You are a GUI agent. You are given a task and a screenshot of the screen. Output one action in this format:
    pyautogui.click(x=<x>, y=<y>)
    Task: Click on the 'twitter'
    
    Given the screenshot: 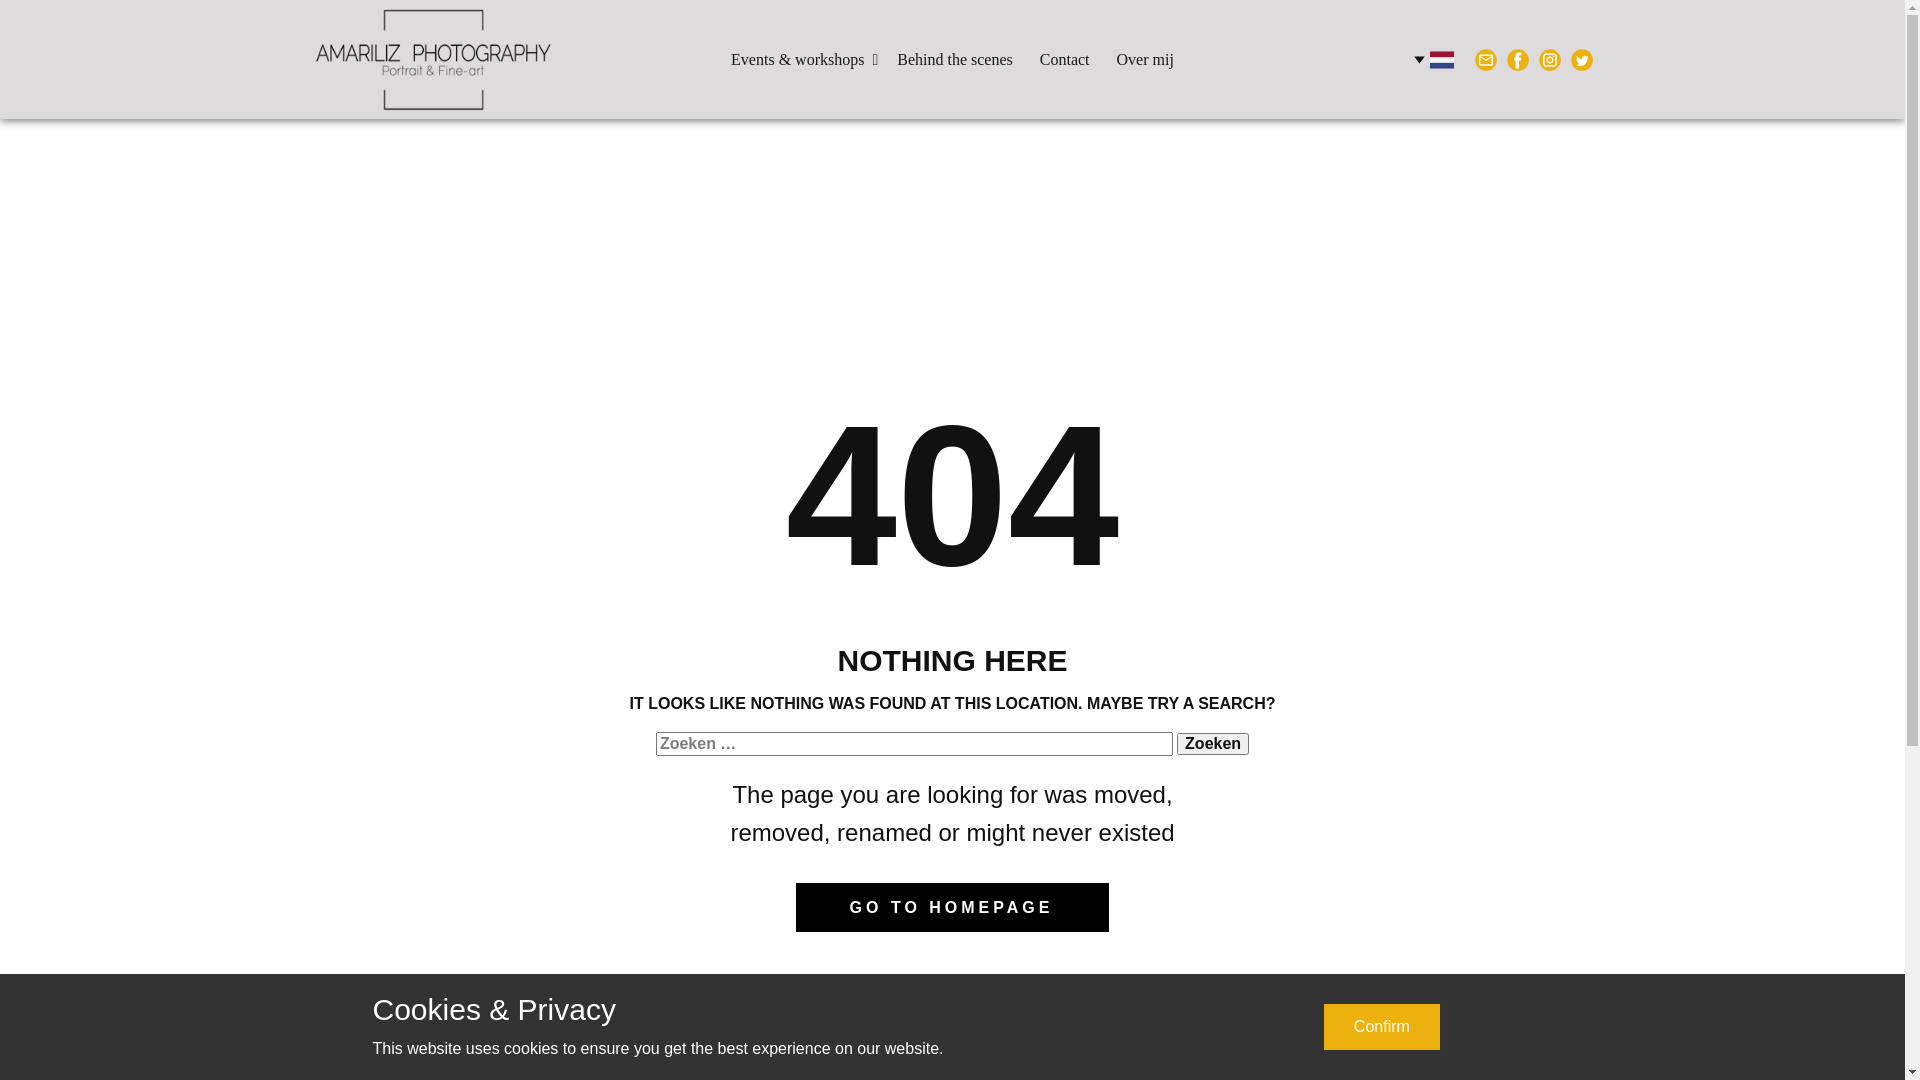 What is the action you would take?
    pyautogui.click(x=1568, y=59)
    